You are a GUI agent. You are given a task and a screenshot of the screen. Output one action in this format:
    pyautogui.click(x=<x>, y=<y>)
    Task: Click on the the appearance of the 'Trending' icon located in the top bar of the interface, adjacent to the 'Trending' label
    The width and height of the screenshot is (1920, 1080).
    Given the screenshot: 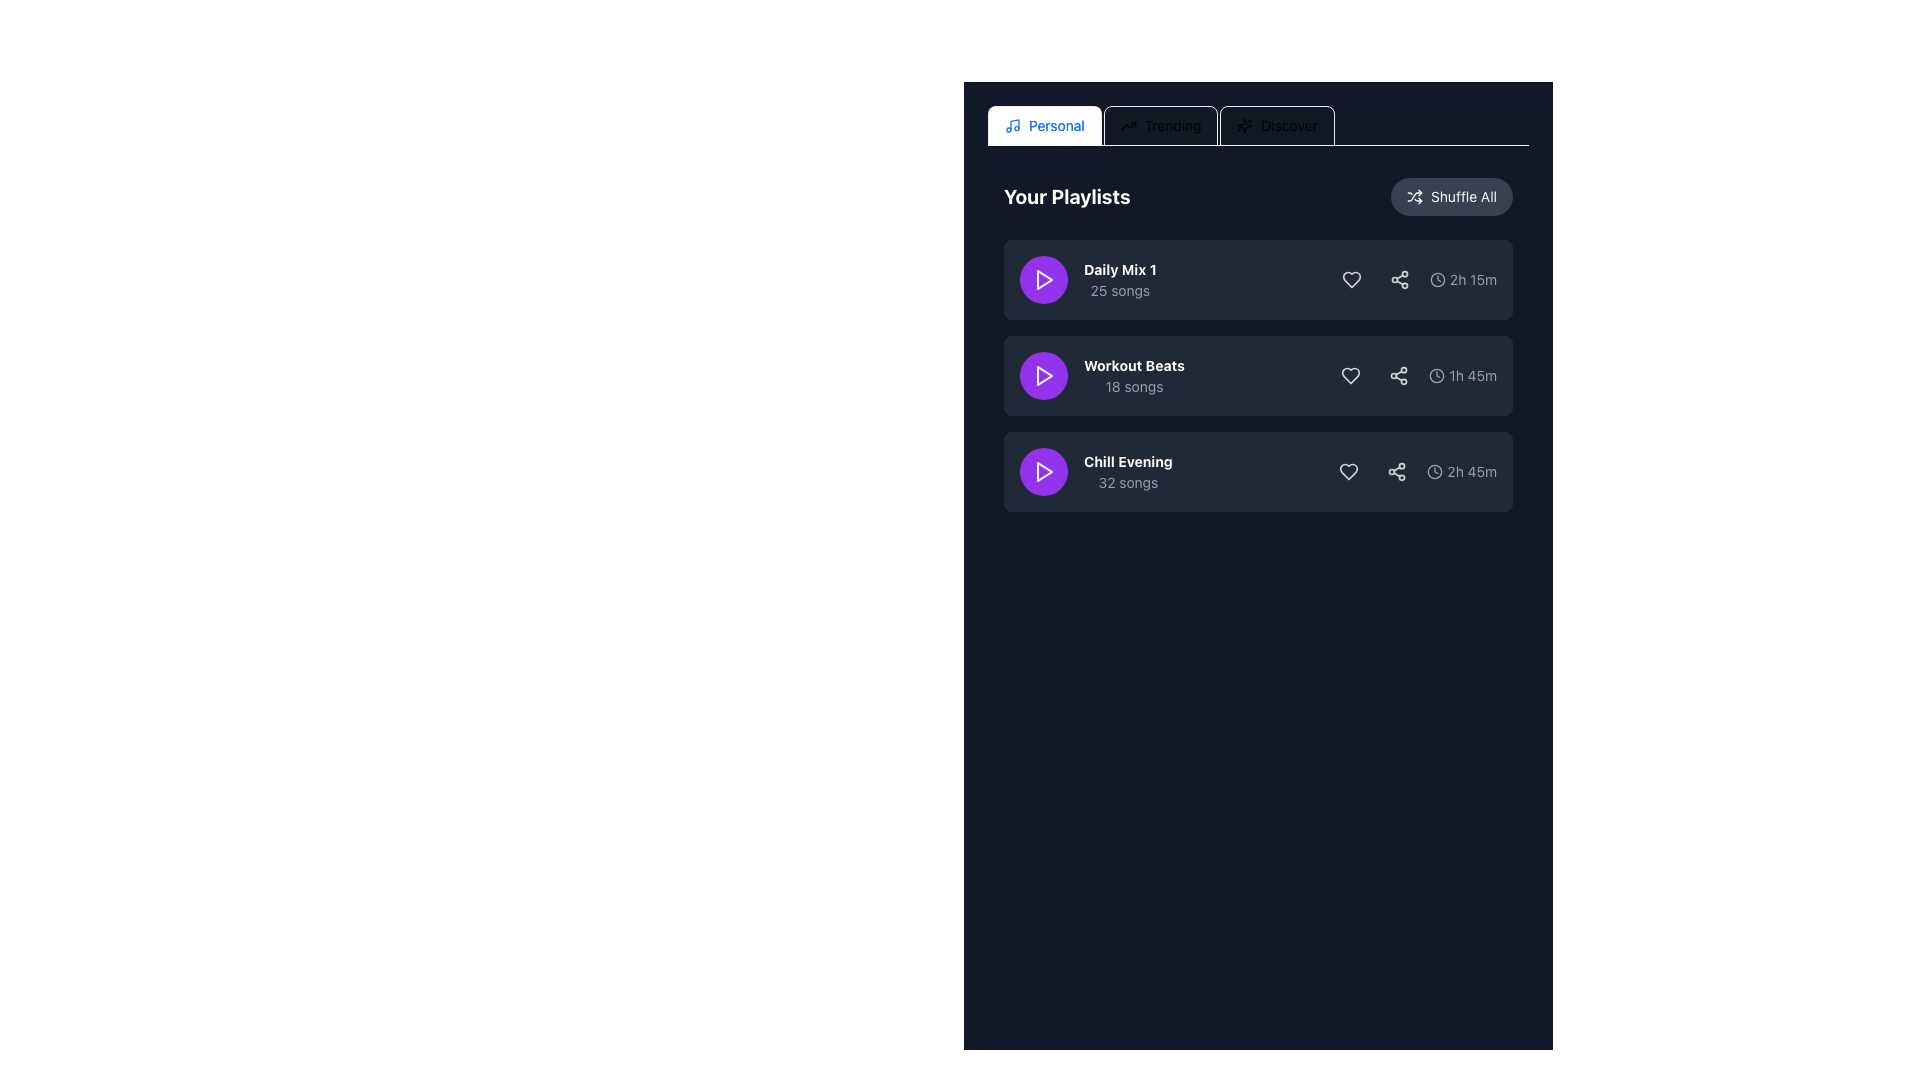 What is the action you would take?
    pyautogui.click(x=1128, y=126)
    